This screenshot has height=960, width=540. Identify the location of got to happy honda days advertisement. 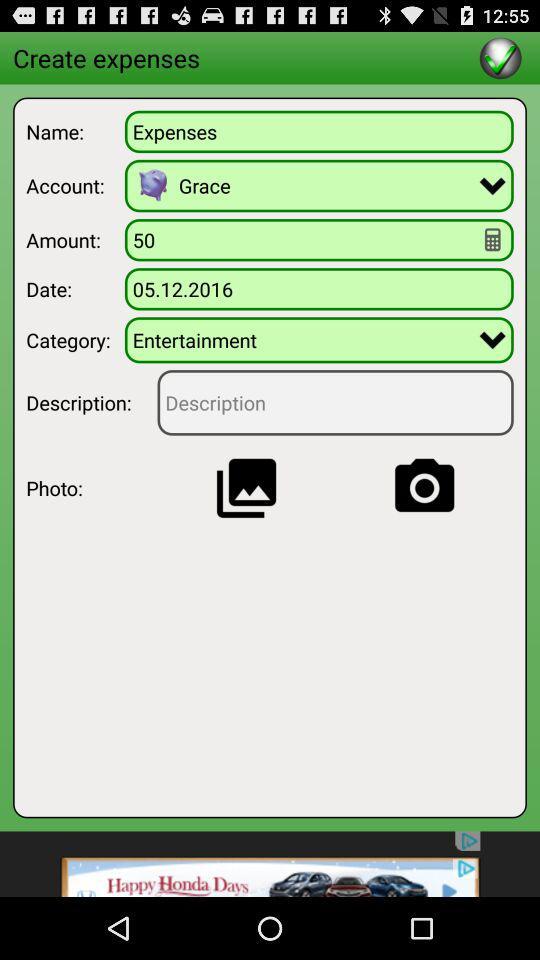
(270, 863).